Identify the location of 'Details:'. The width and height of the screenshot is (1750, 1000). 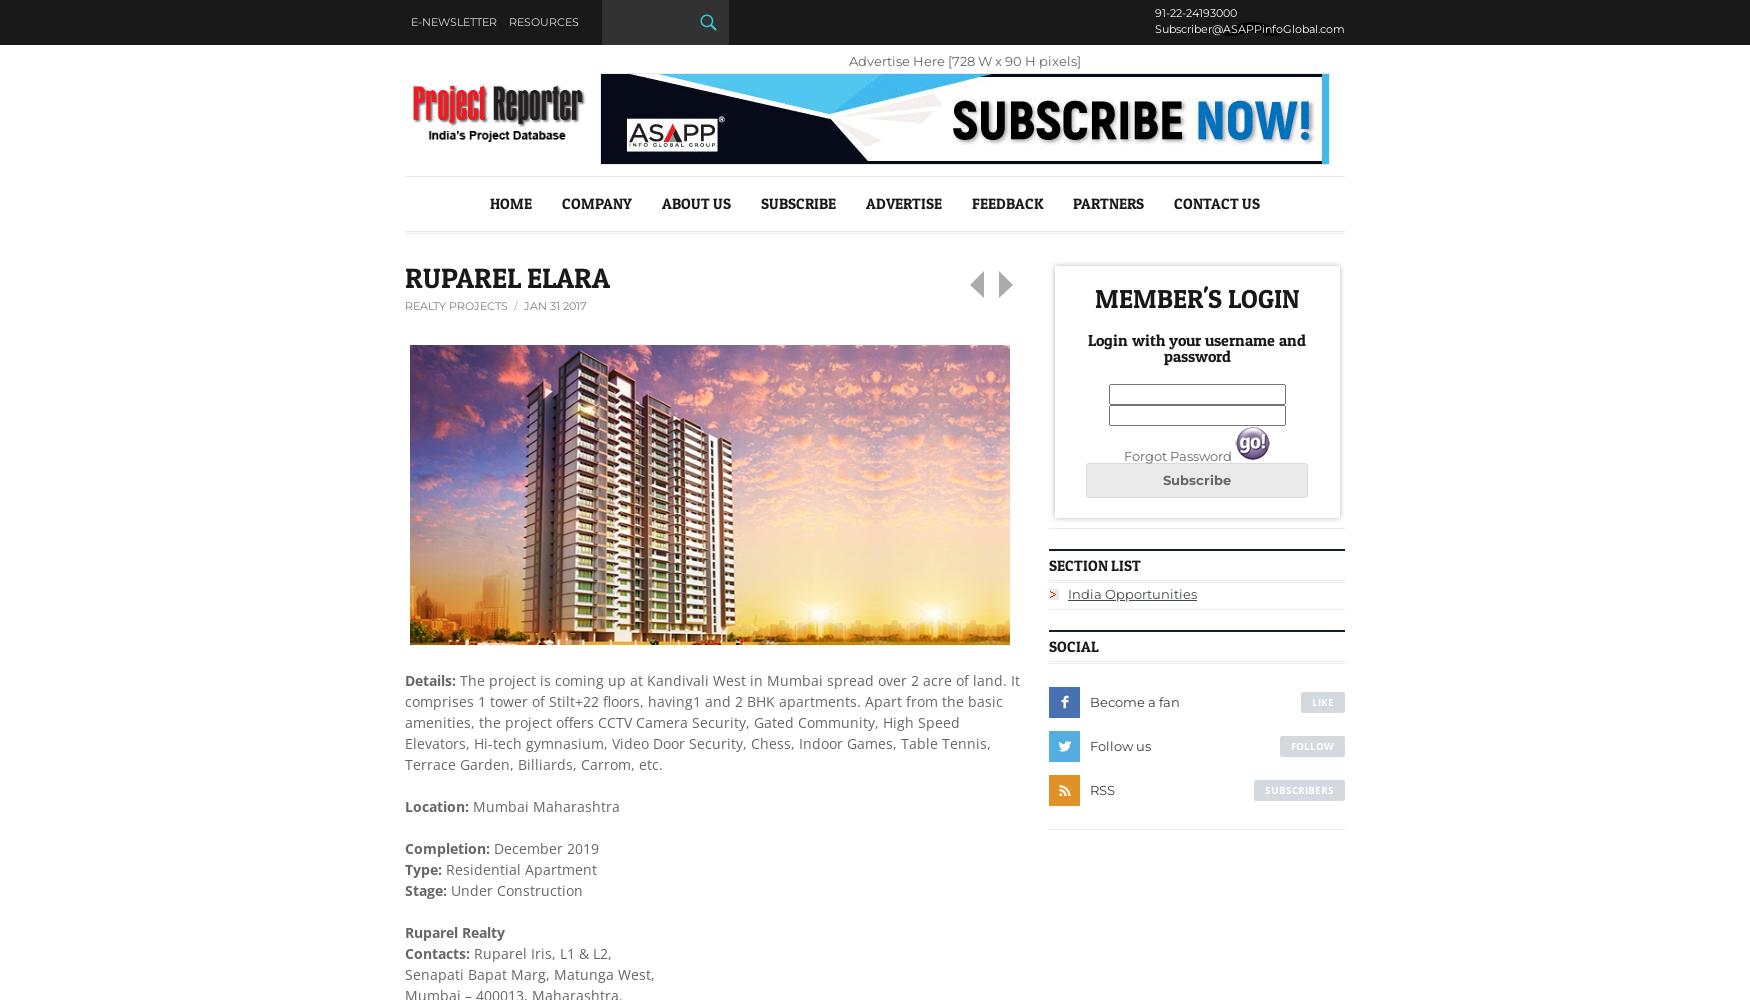
(431, 679).